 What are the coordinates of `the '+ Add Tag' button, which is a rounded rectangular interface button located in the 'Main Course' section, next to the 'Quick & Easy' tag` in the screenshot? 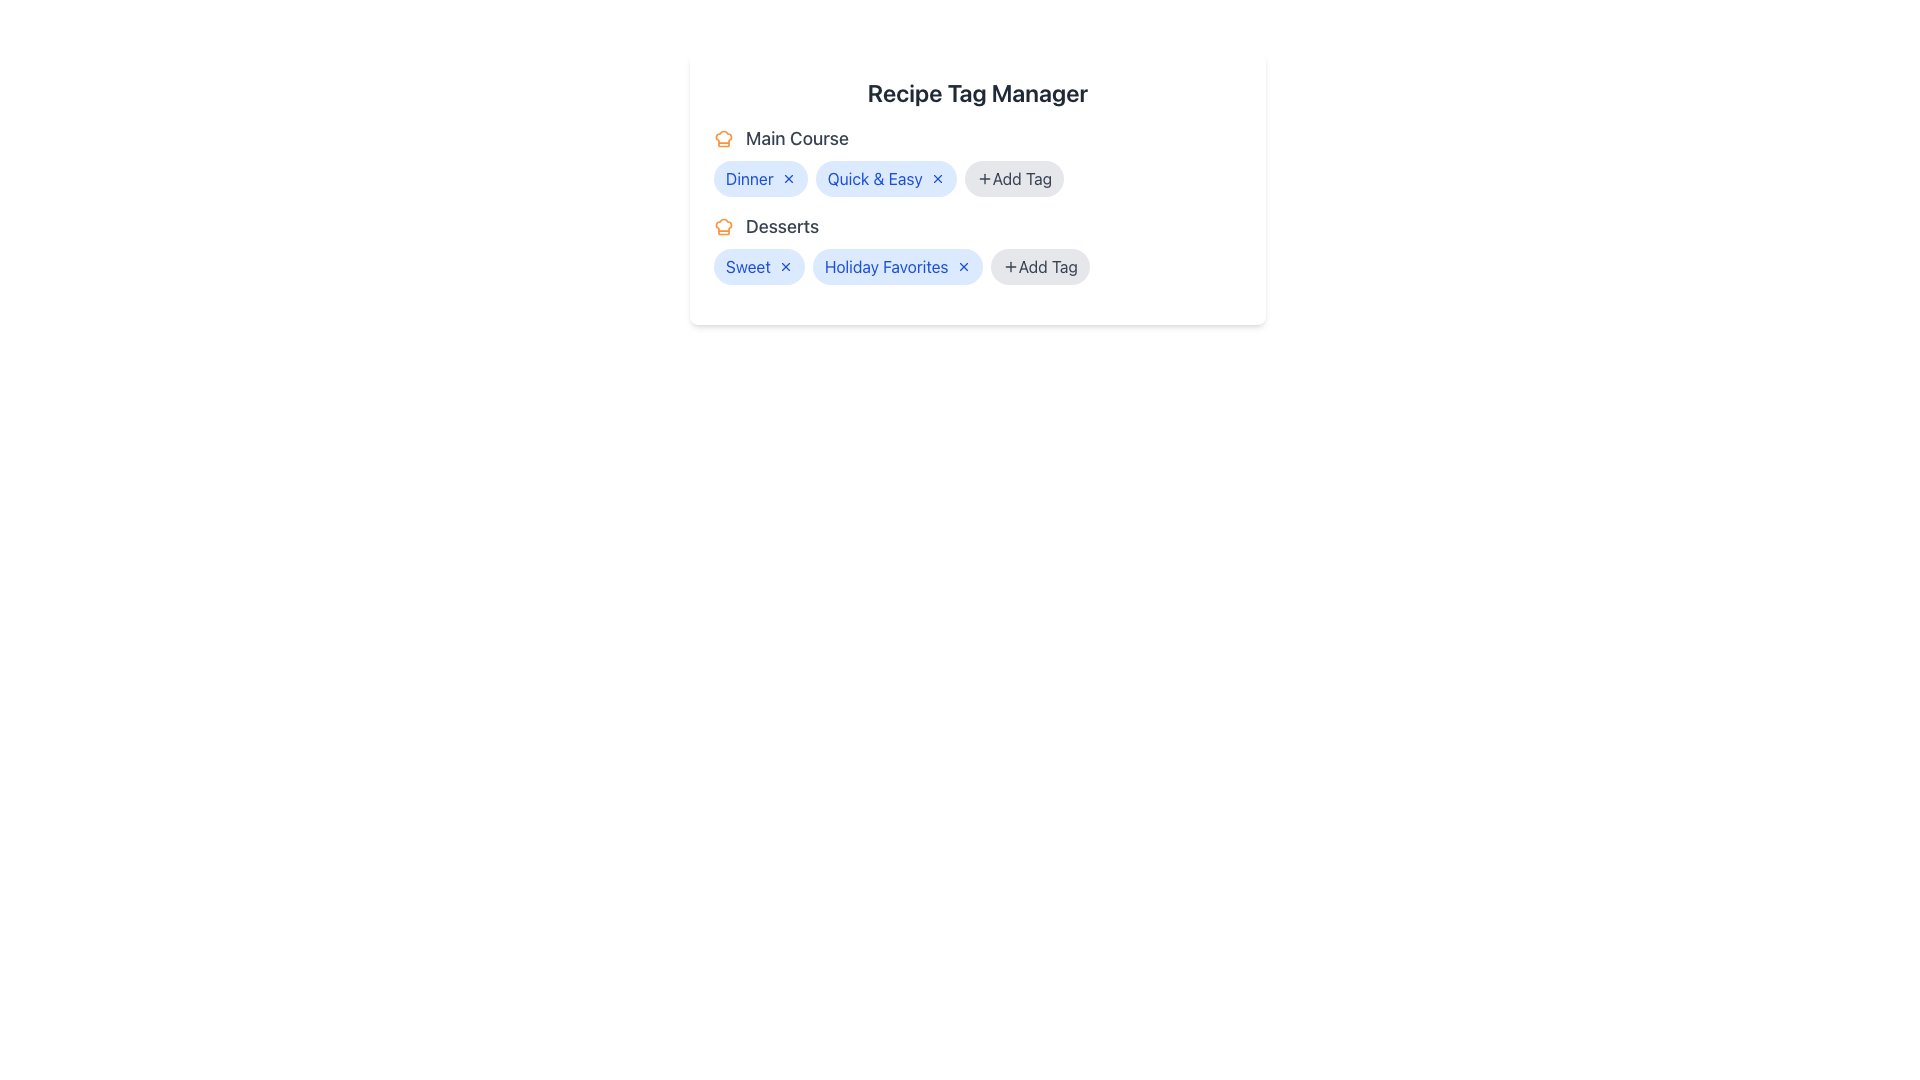 It's located at (978, 177).